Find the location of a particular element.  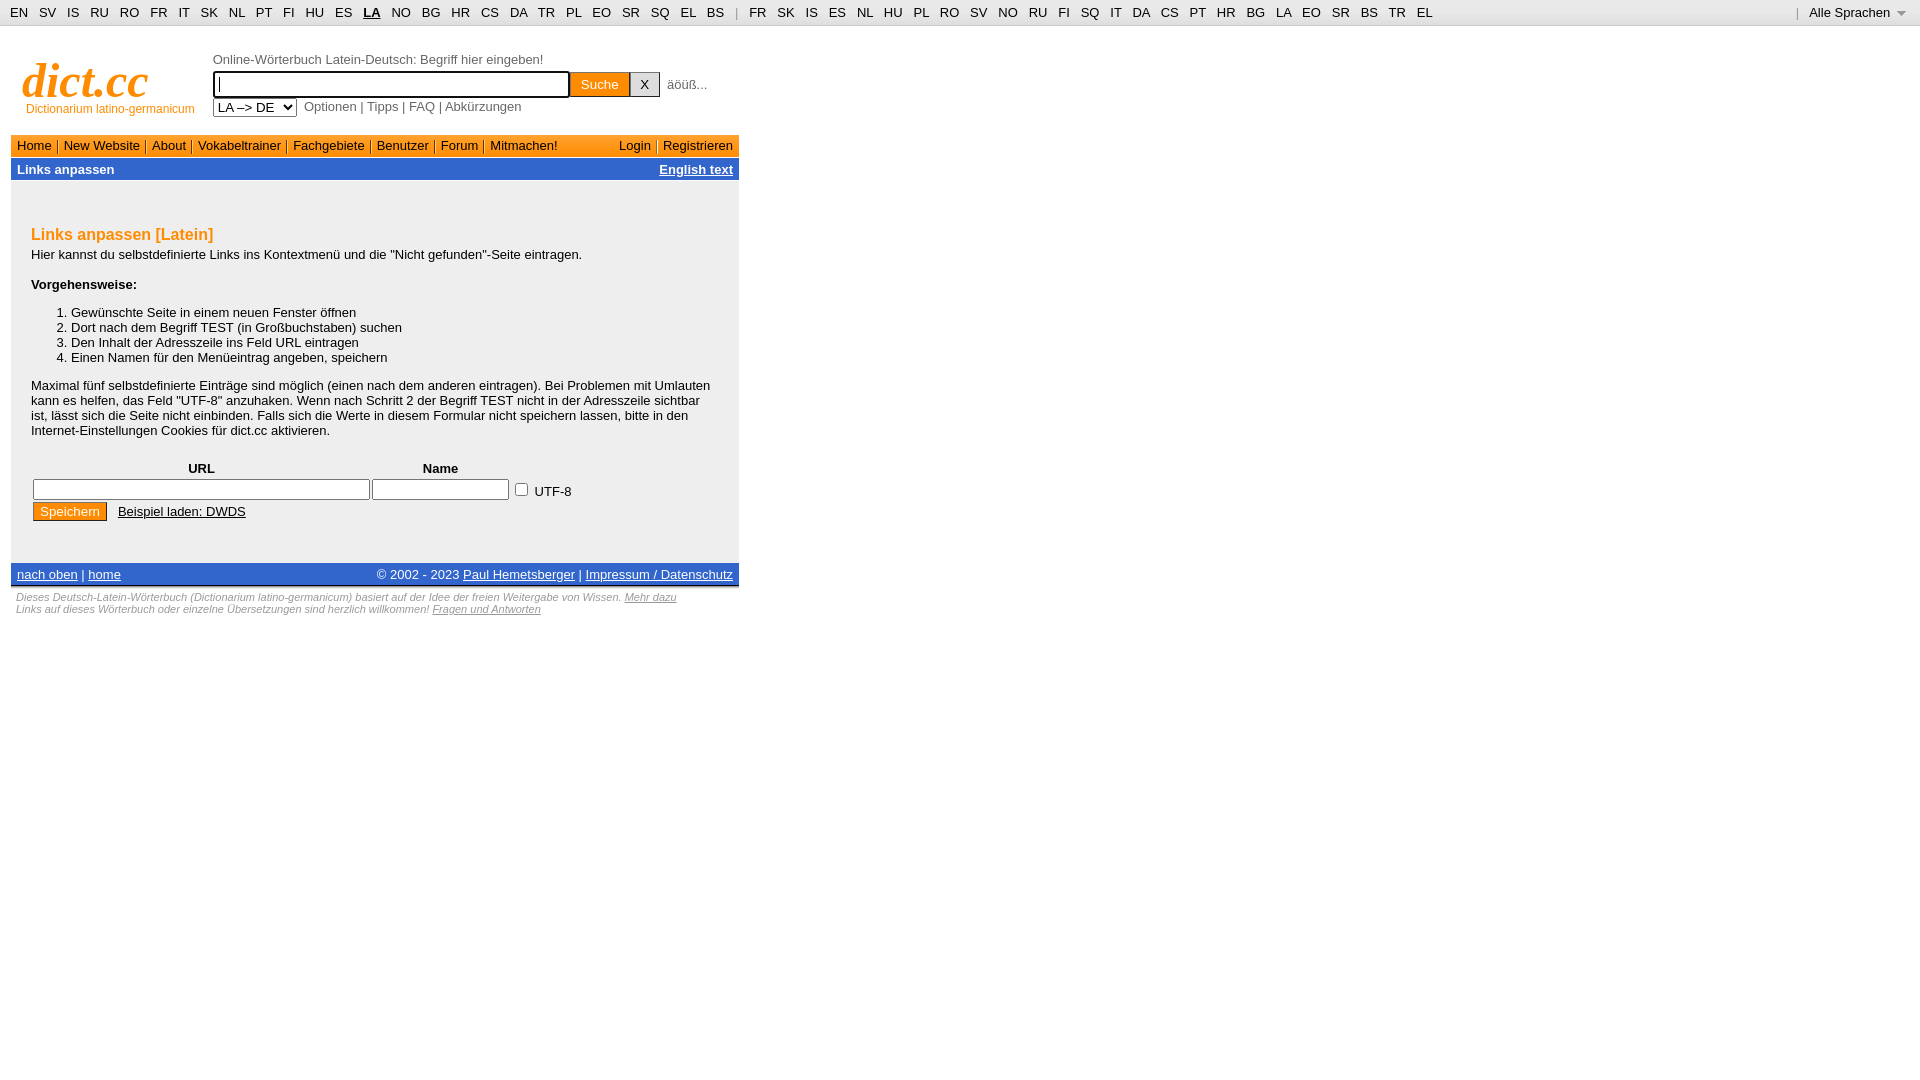

'EL' is located at coordinates (1424, 12).